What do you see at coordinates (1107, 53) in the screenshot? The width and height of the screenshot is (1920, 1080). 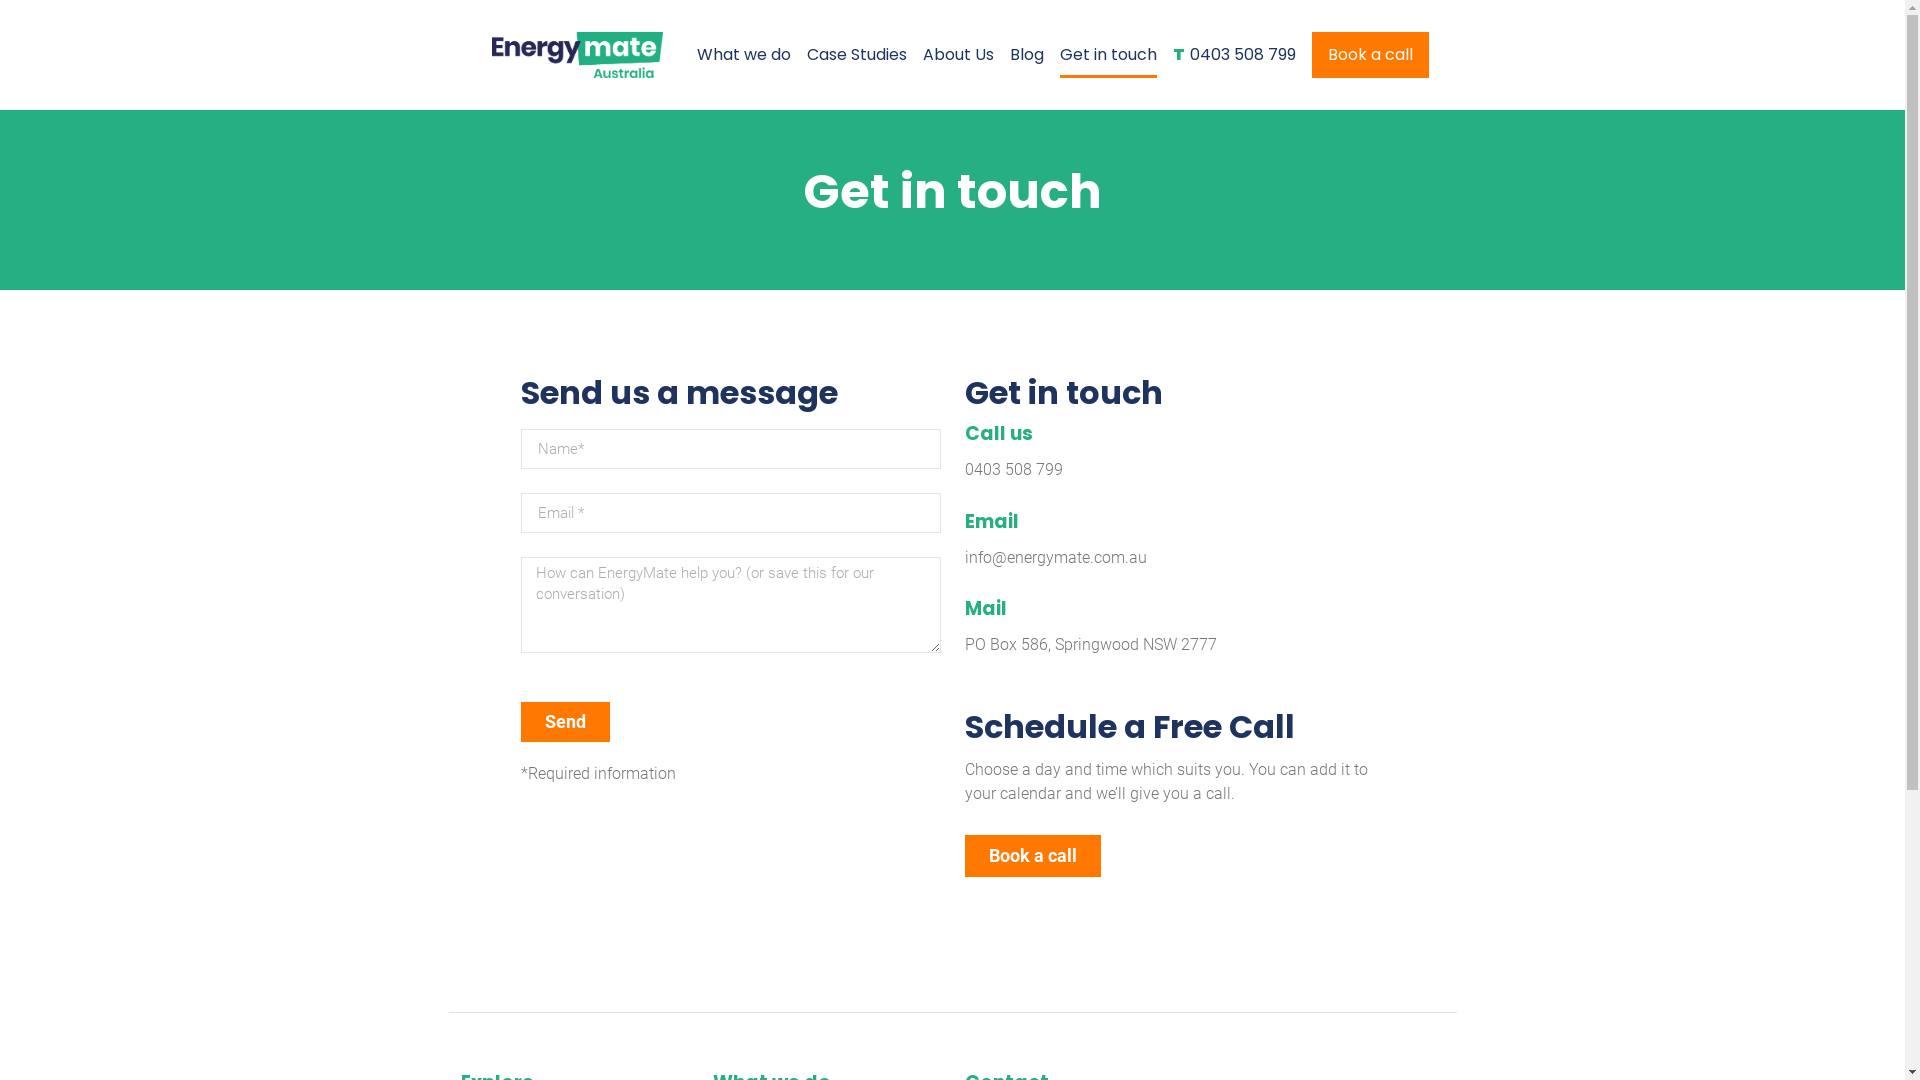 I see `'Get in touch'` at bounding box center [1107, 53].